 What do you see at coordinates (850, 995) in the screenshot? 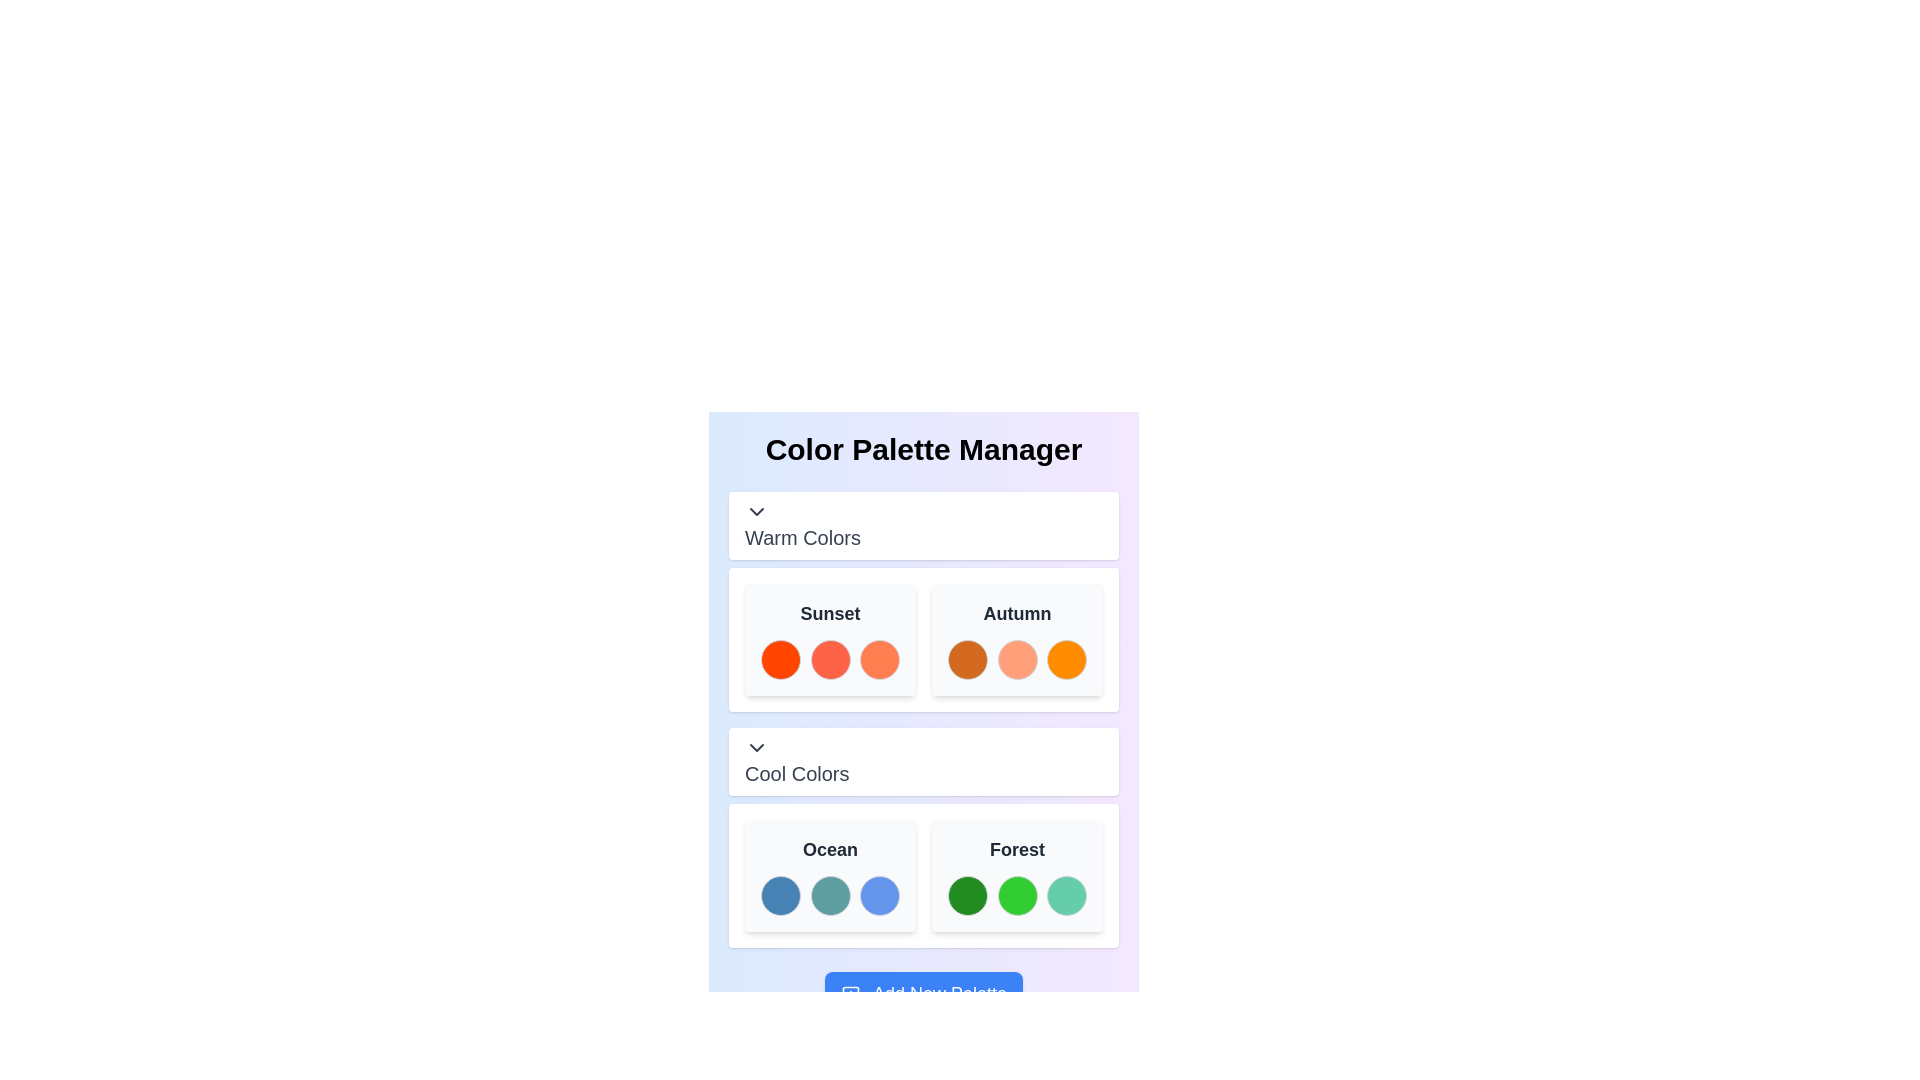
I see `the interactive graphic, a small rounded square located below the 'Add New Palette' button` at bounding box center [850, 995].